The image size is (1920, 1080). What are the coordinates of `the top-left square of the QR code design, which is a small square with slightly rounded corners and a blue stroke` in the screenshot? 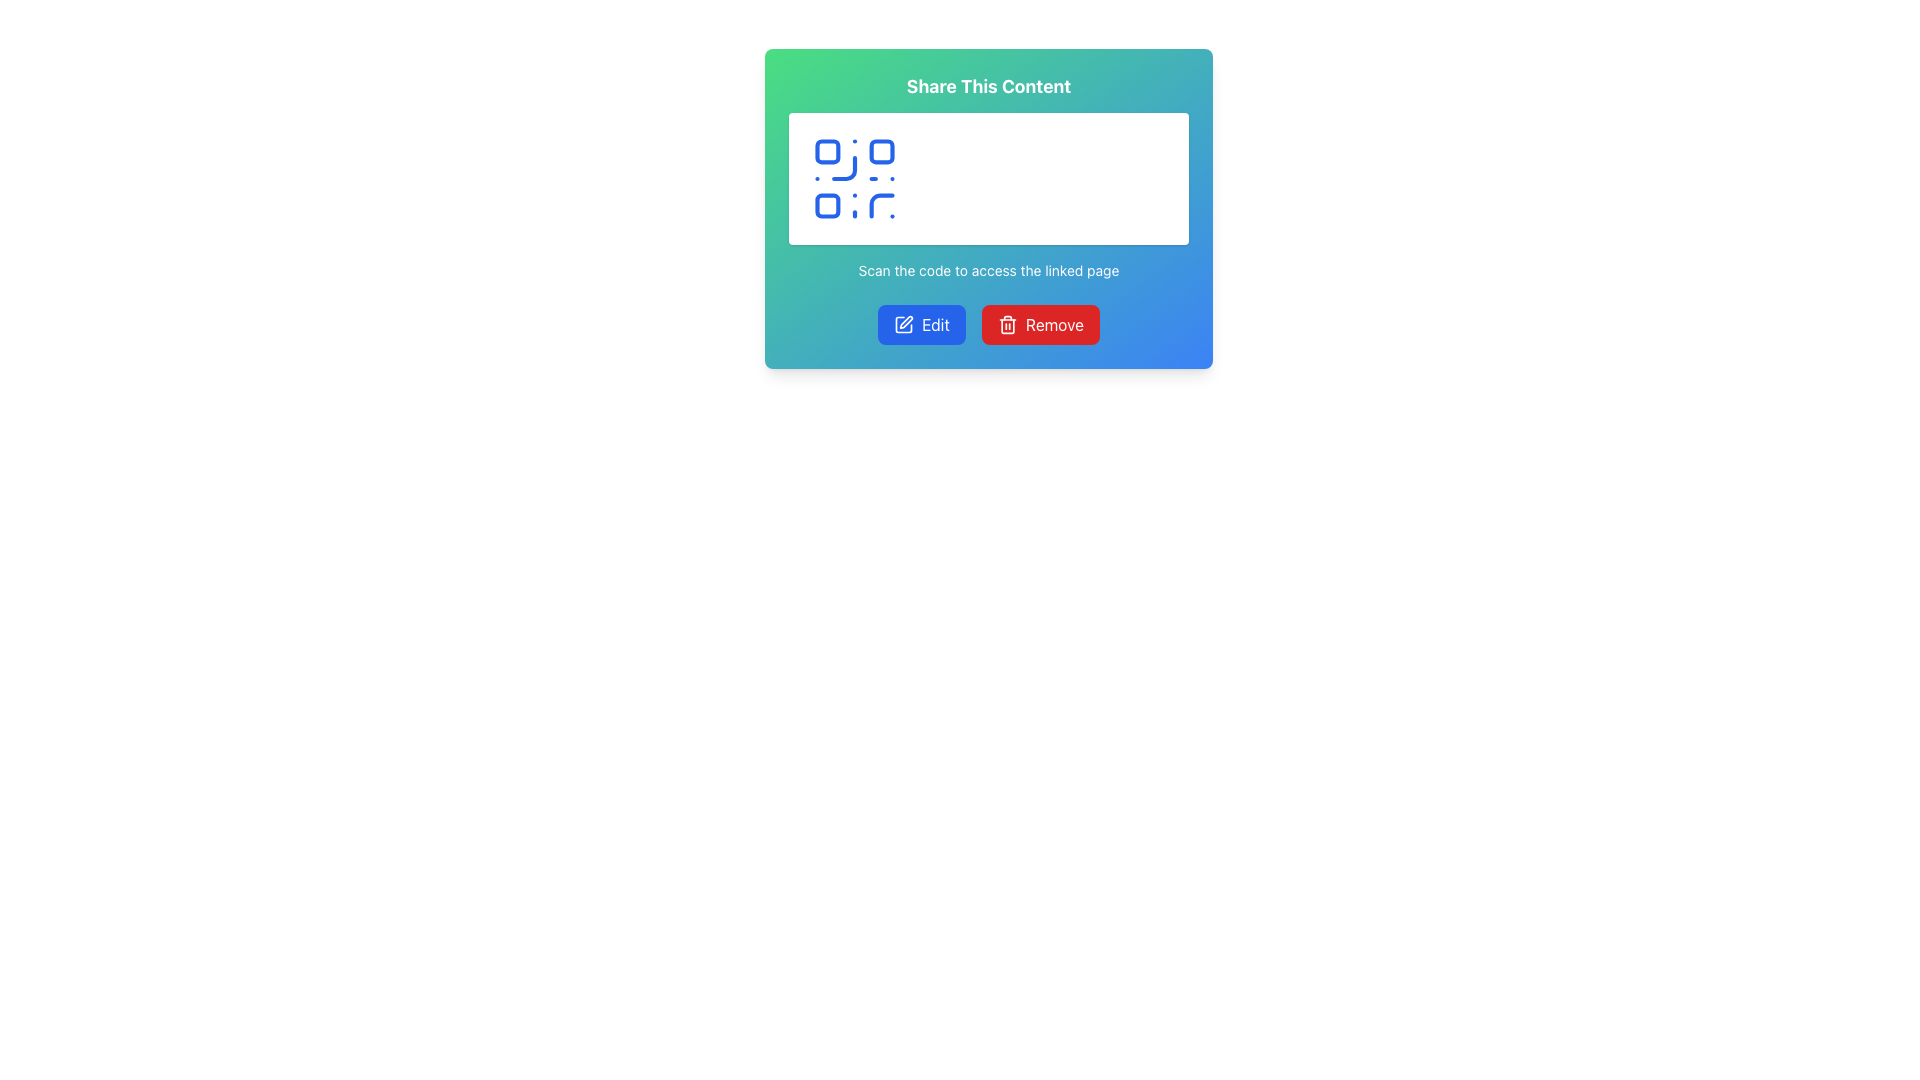 It's located at (827, 150).